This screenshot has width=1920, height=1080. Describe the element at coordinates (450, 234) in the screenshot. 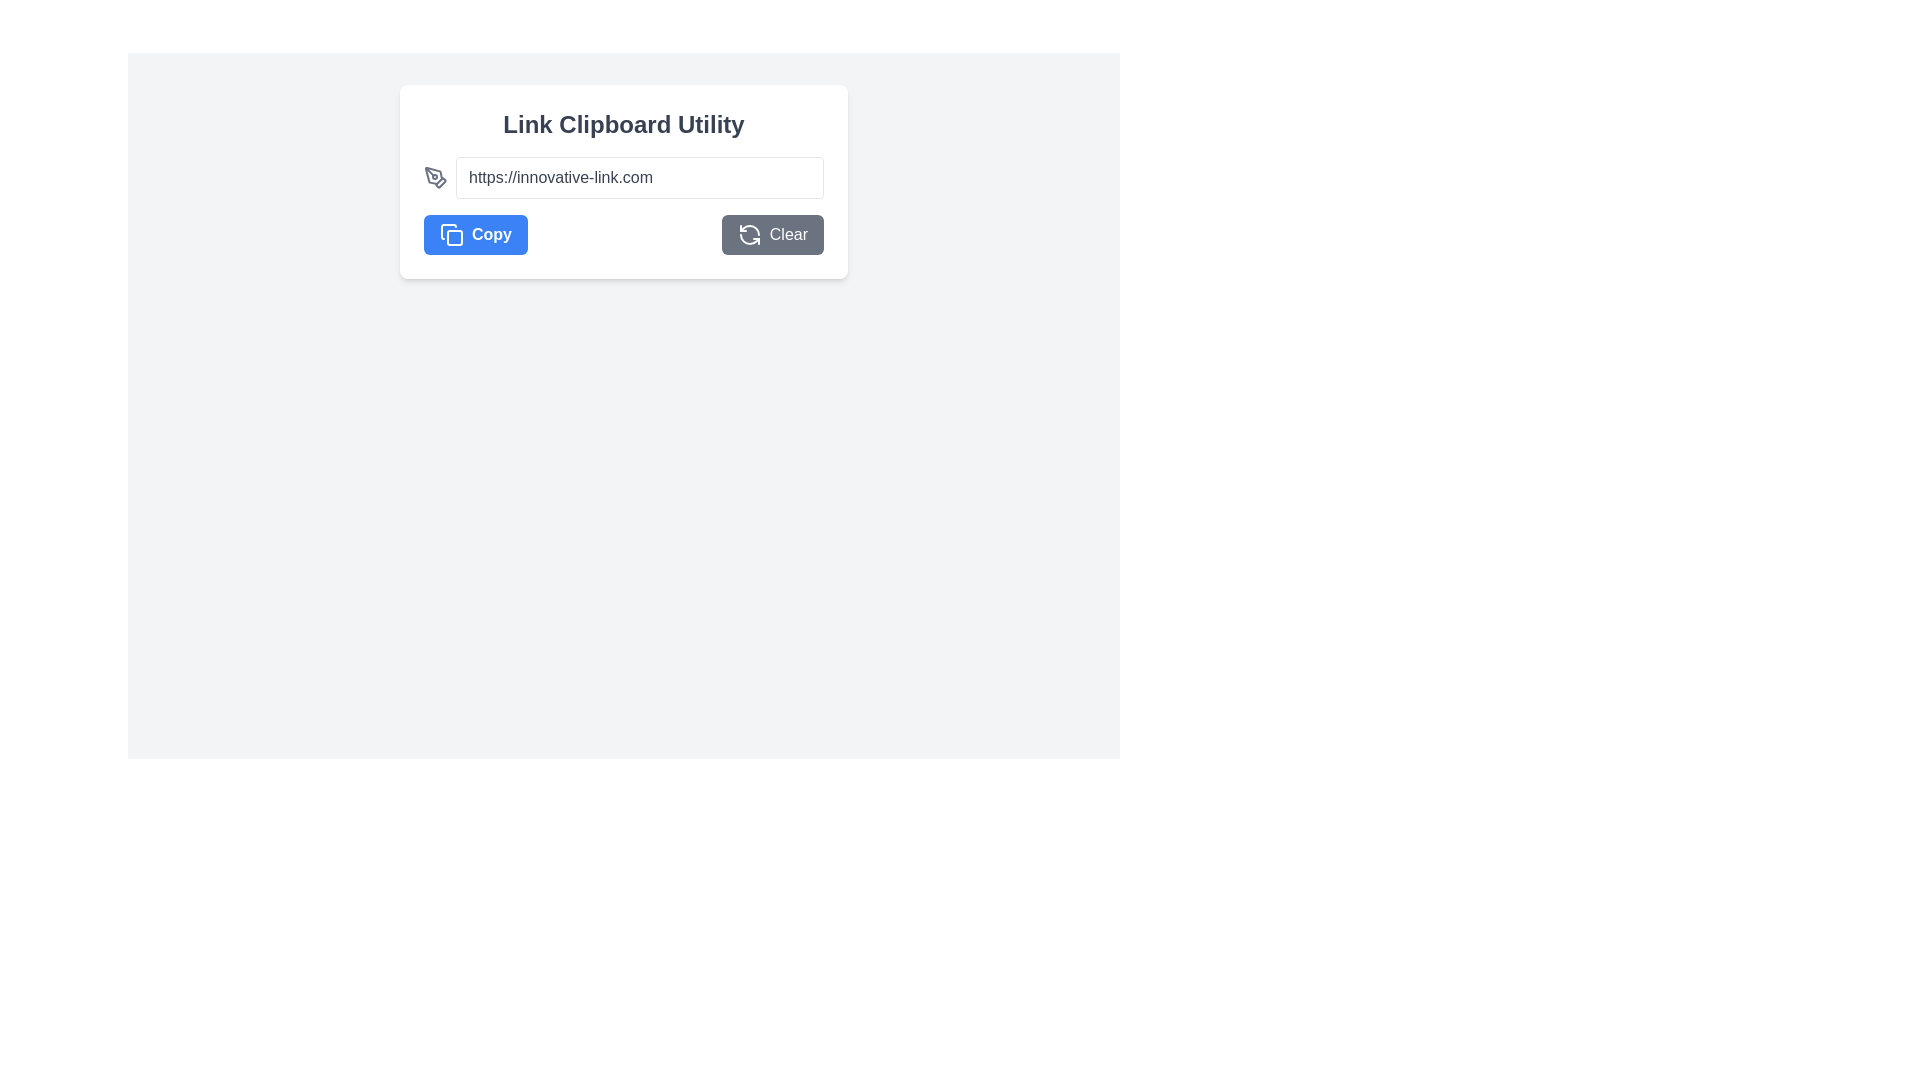

I see `the Copy icon located within the Copy button on the left side of the utility panel` at that location.